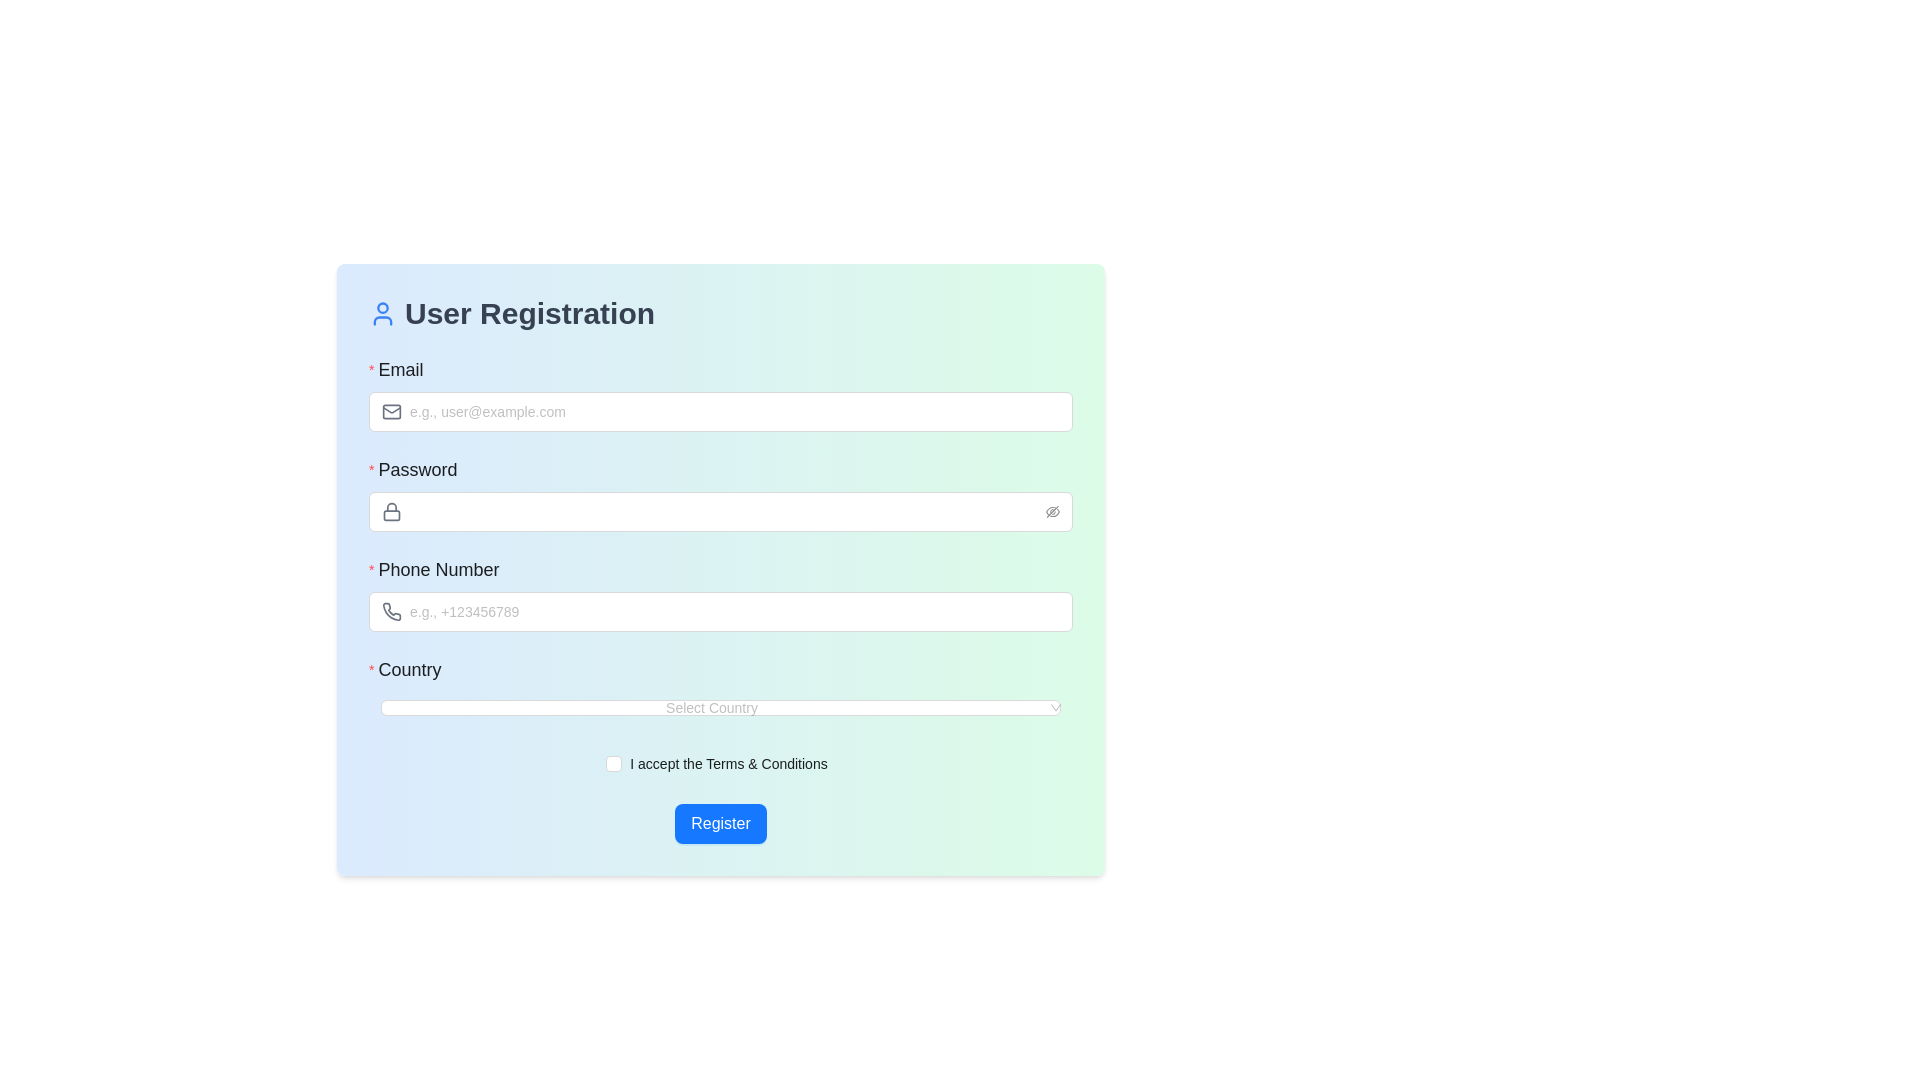 The image size is (1920, 1080). I want to click on the phone number icon located beside the 'Phone Number' input field in the registration form interface to provide a visual cue for the expected input, so click(392, 610).